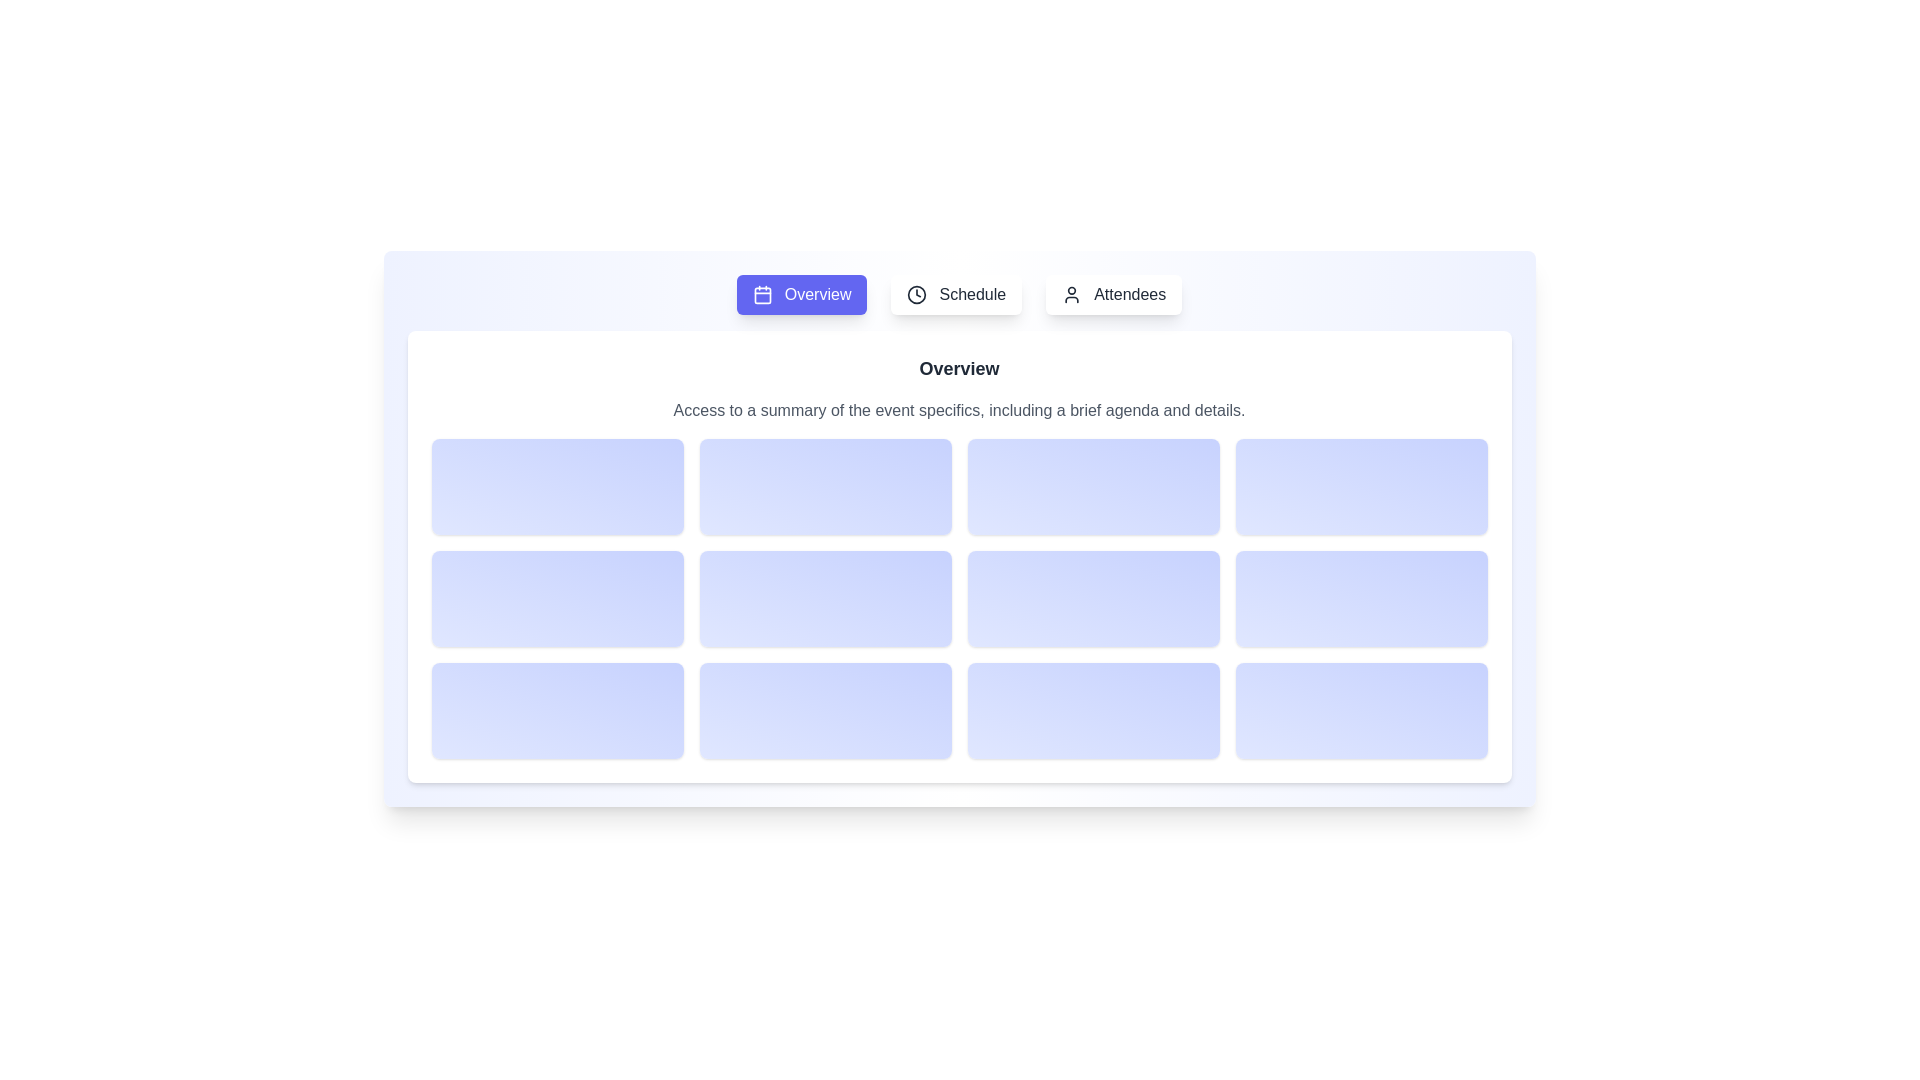 This screenshot has height=1080, width=1920. I want to click on the tab labeled Attendees to view its content, so click(1113, 294).